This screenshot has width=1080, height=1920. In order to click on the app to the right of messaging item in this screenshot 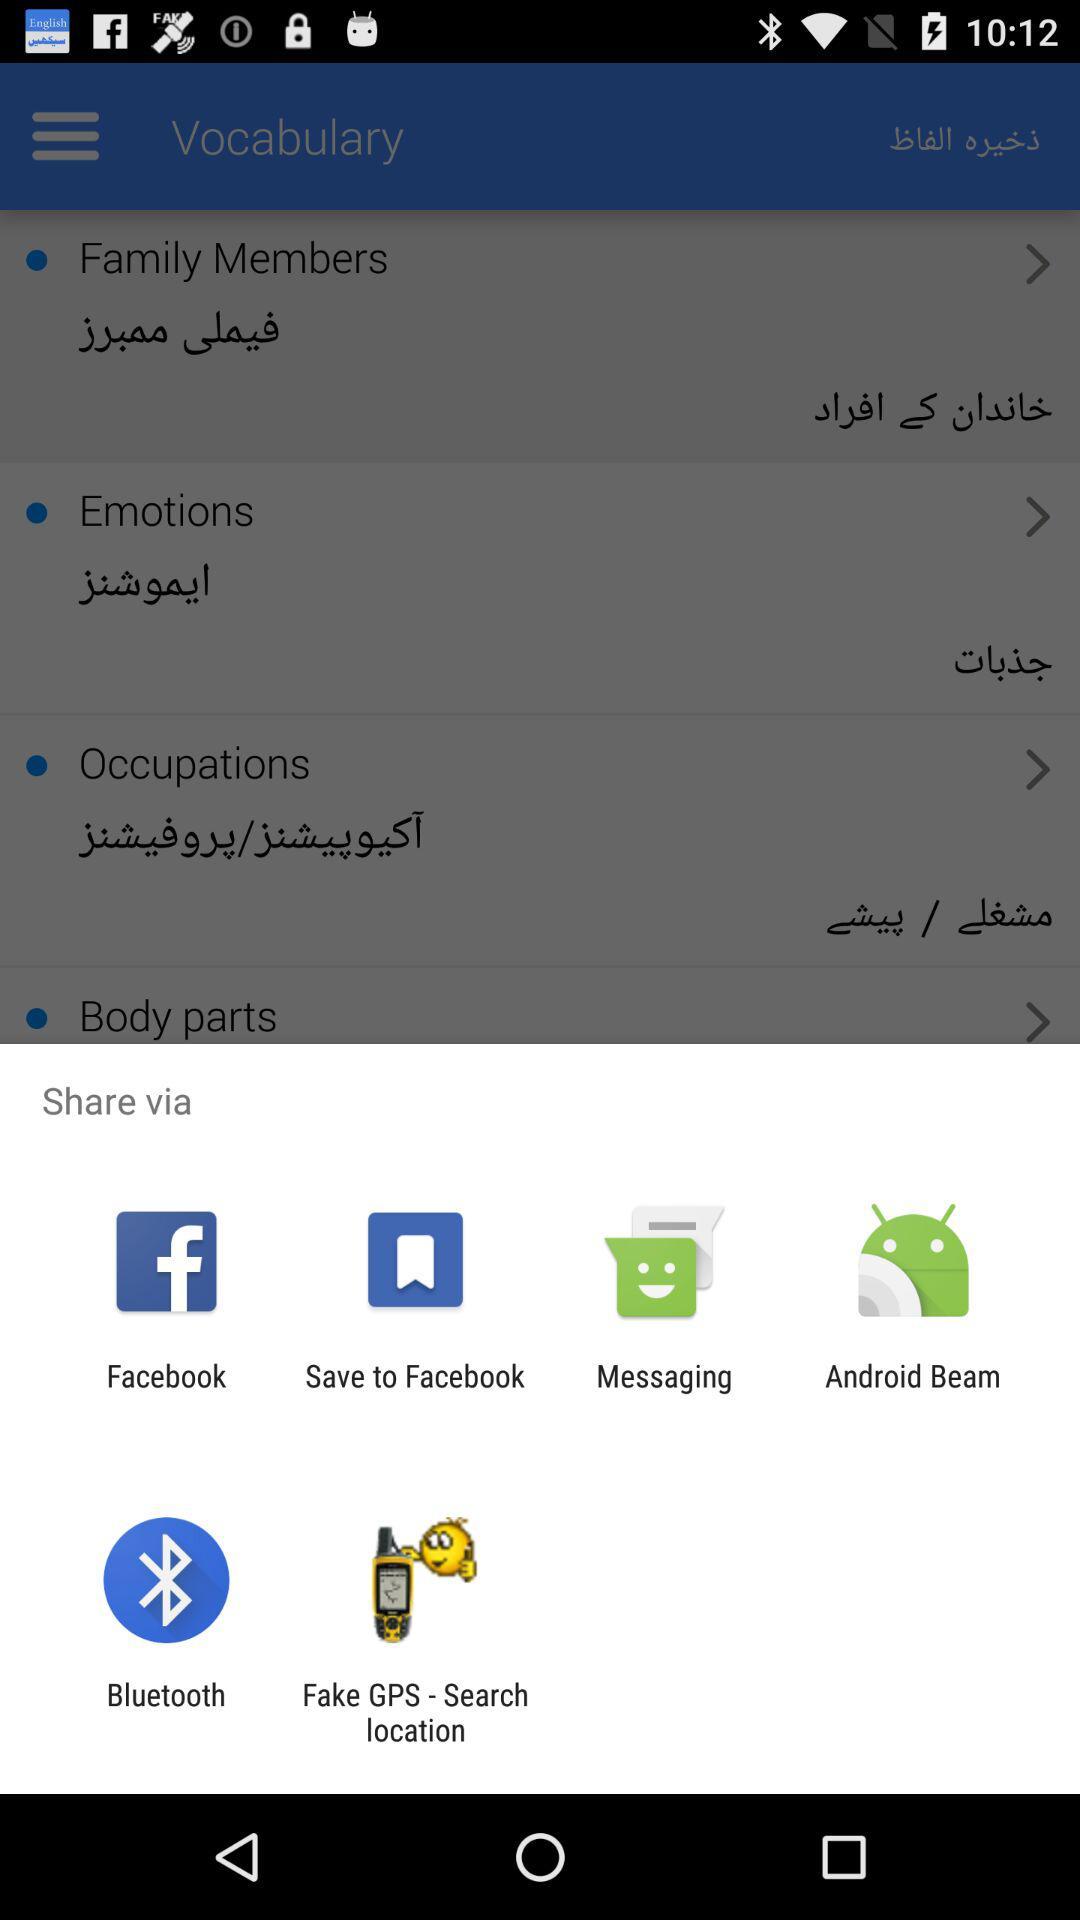, I will do `click(913, 1392)`.